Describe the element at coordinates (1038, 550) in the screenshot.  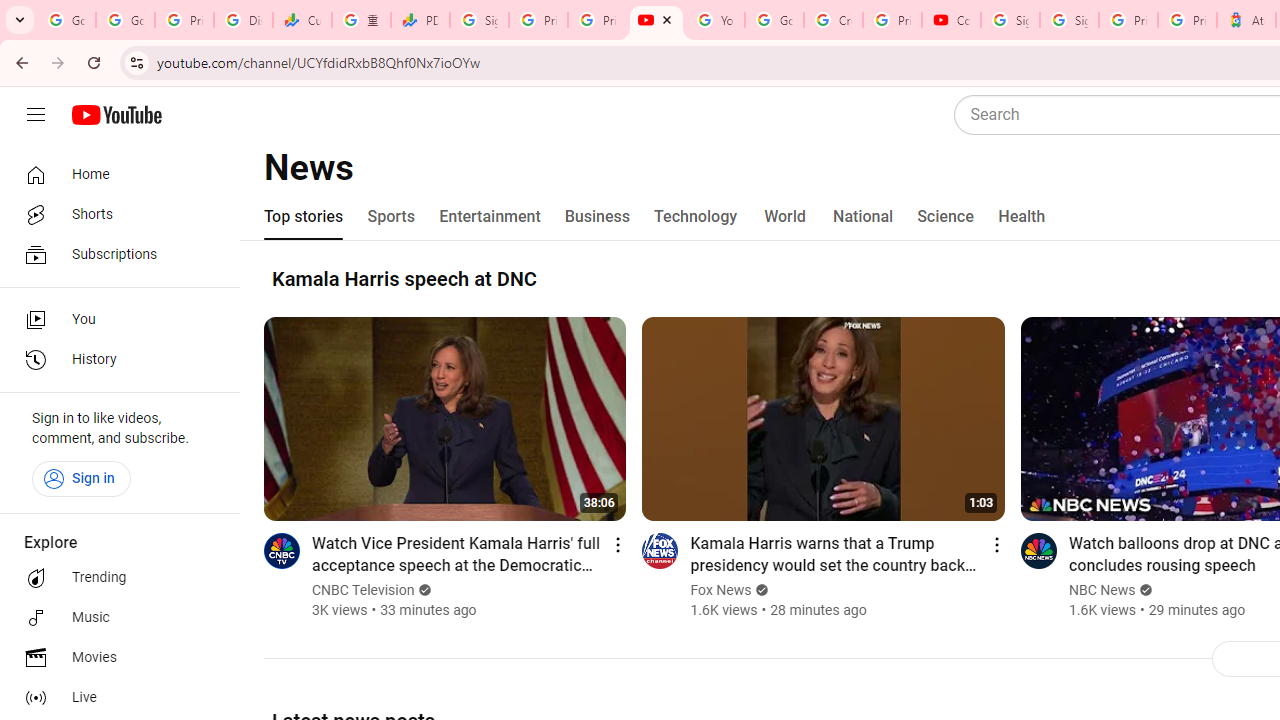
I see `'Go to channel'` at that location.